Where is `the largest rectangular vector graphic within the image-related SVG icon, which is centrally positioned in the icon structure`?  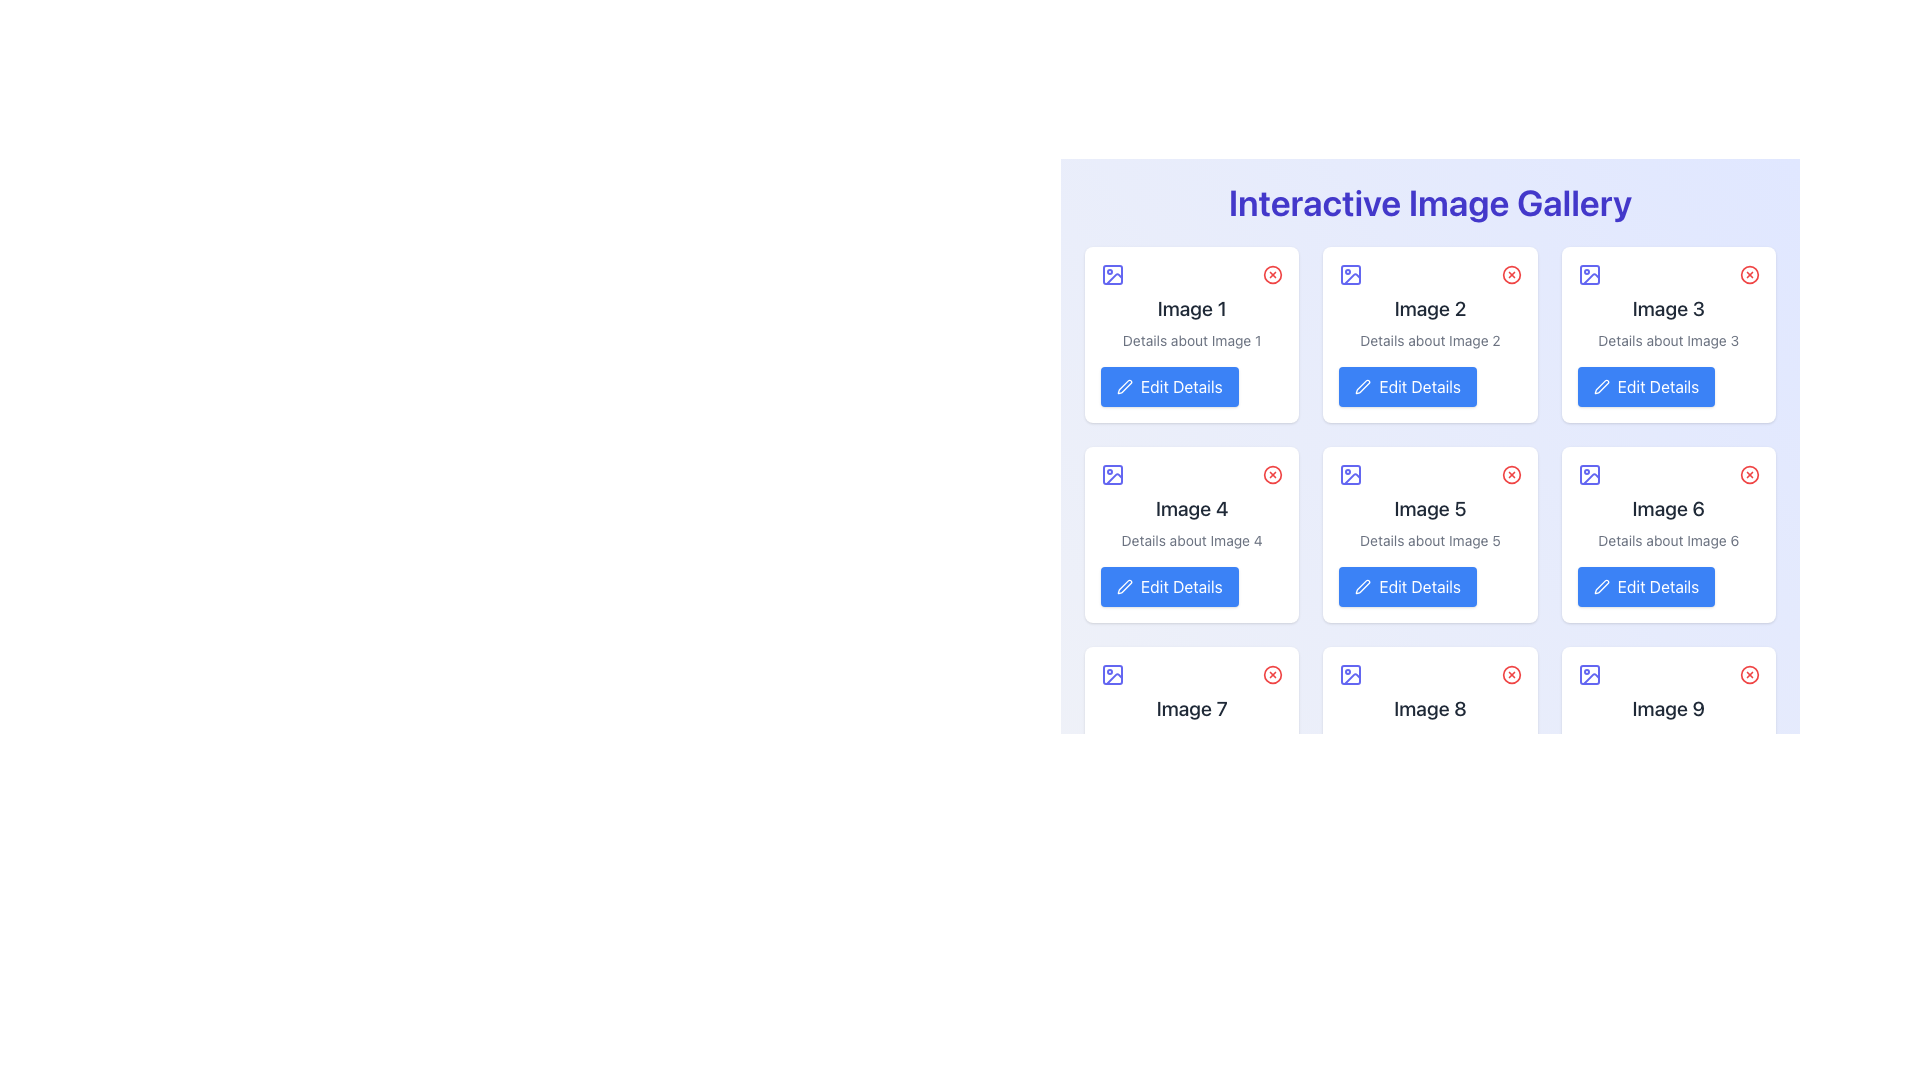
the largest rectangular vector graphic within the image-related SVG icon, which is centrally positioned in the icon structure is located at coordinates (1112, 474).